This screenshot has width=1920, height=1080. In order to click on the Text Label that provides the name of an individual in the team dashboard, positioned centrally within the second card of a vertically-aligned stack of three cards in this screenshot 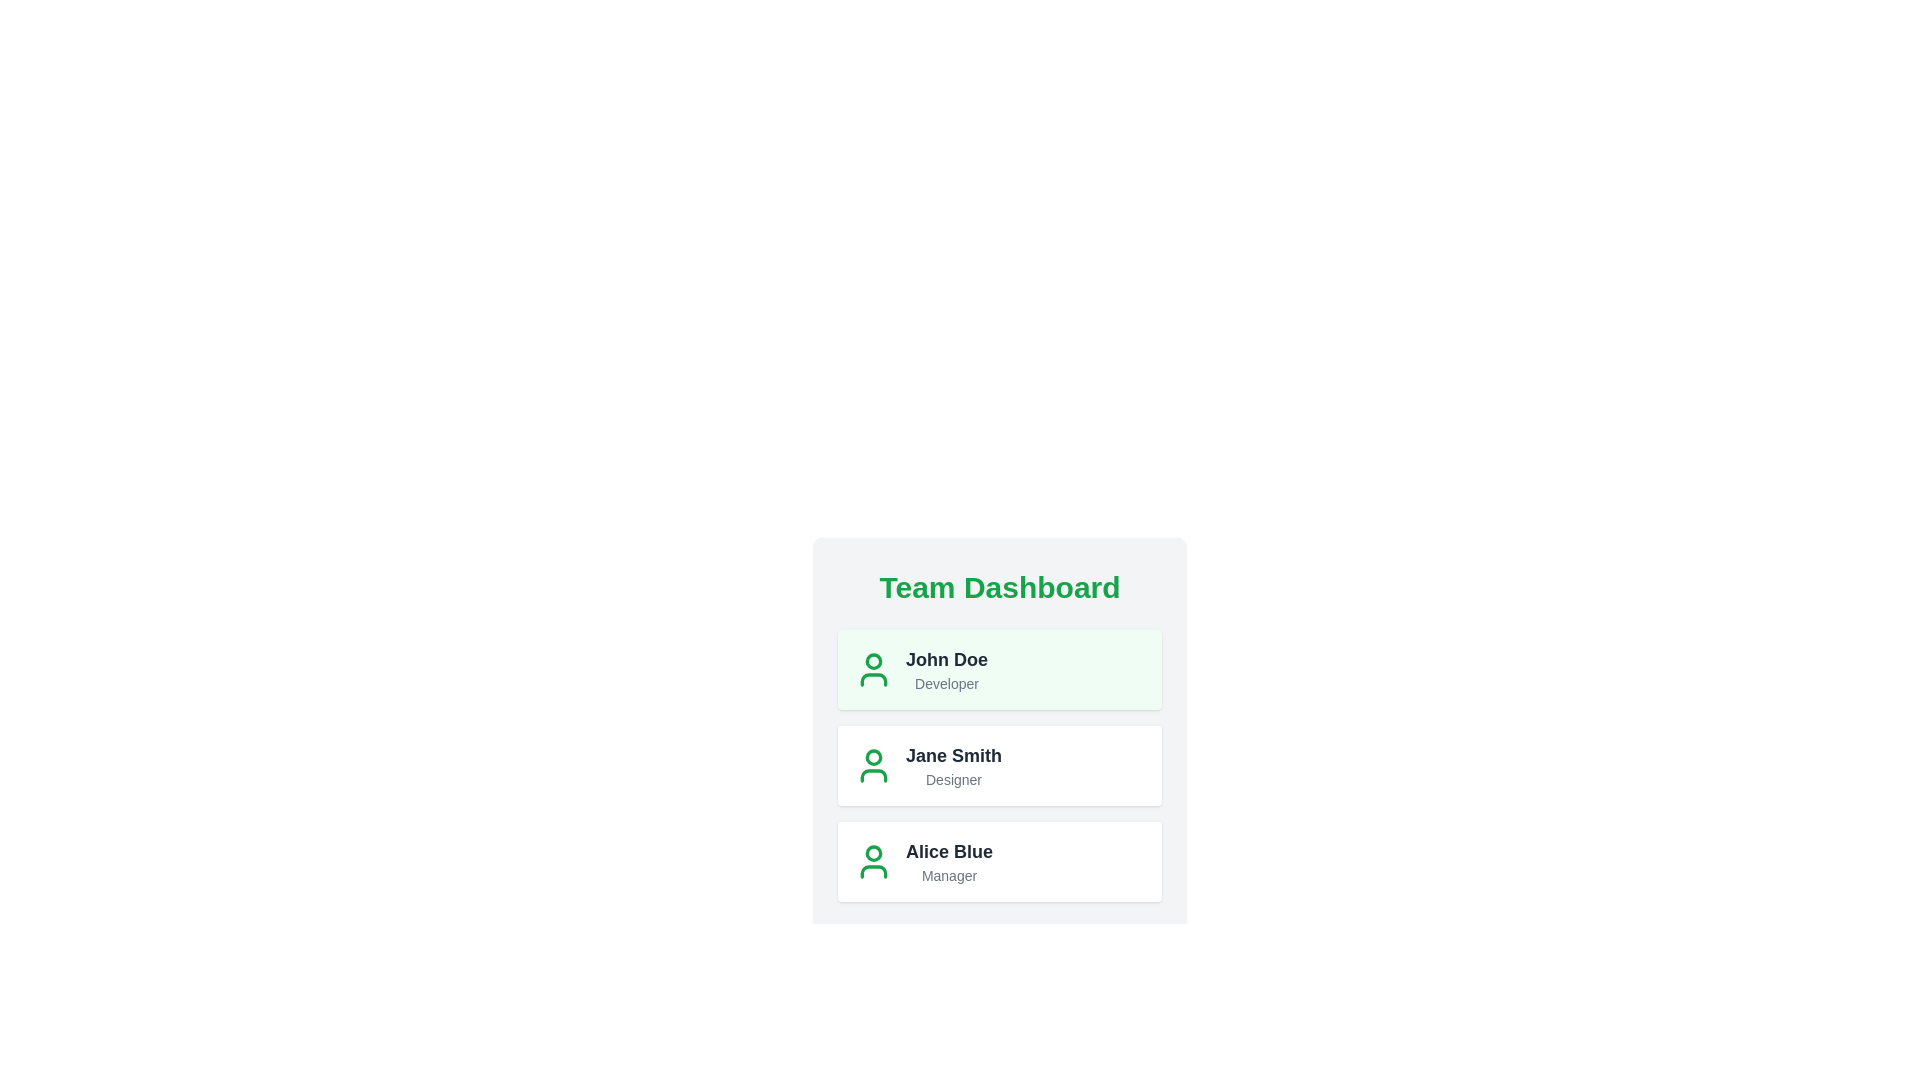, I will do `click(953, 756)`.